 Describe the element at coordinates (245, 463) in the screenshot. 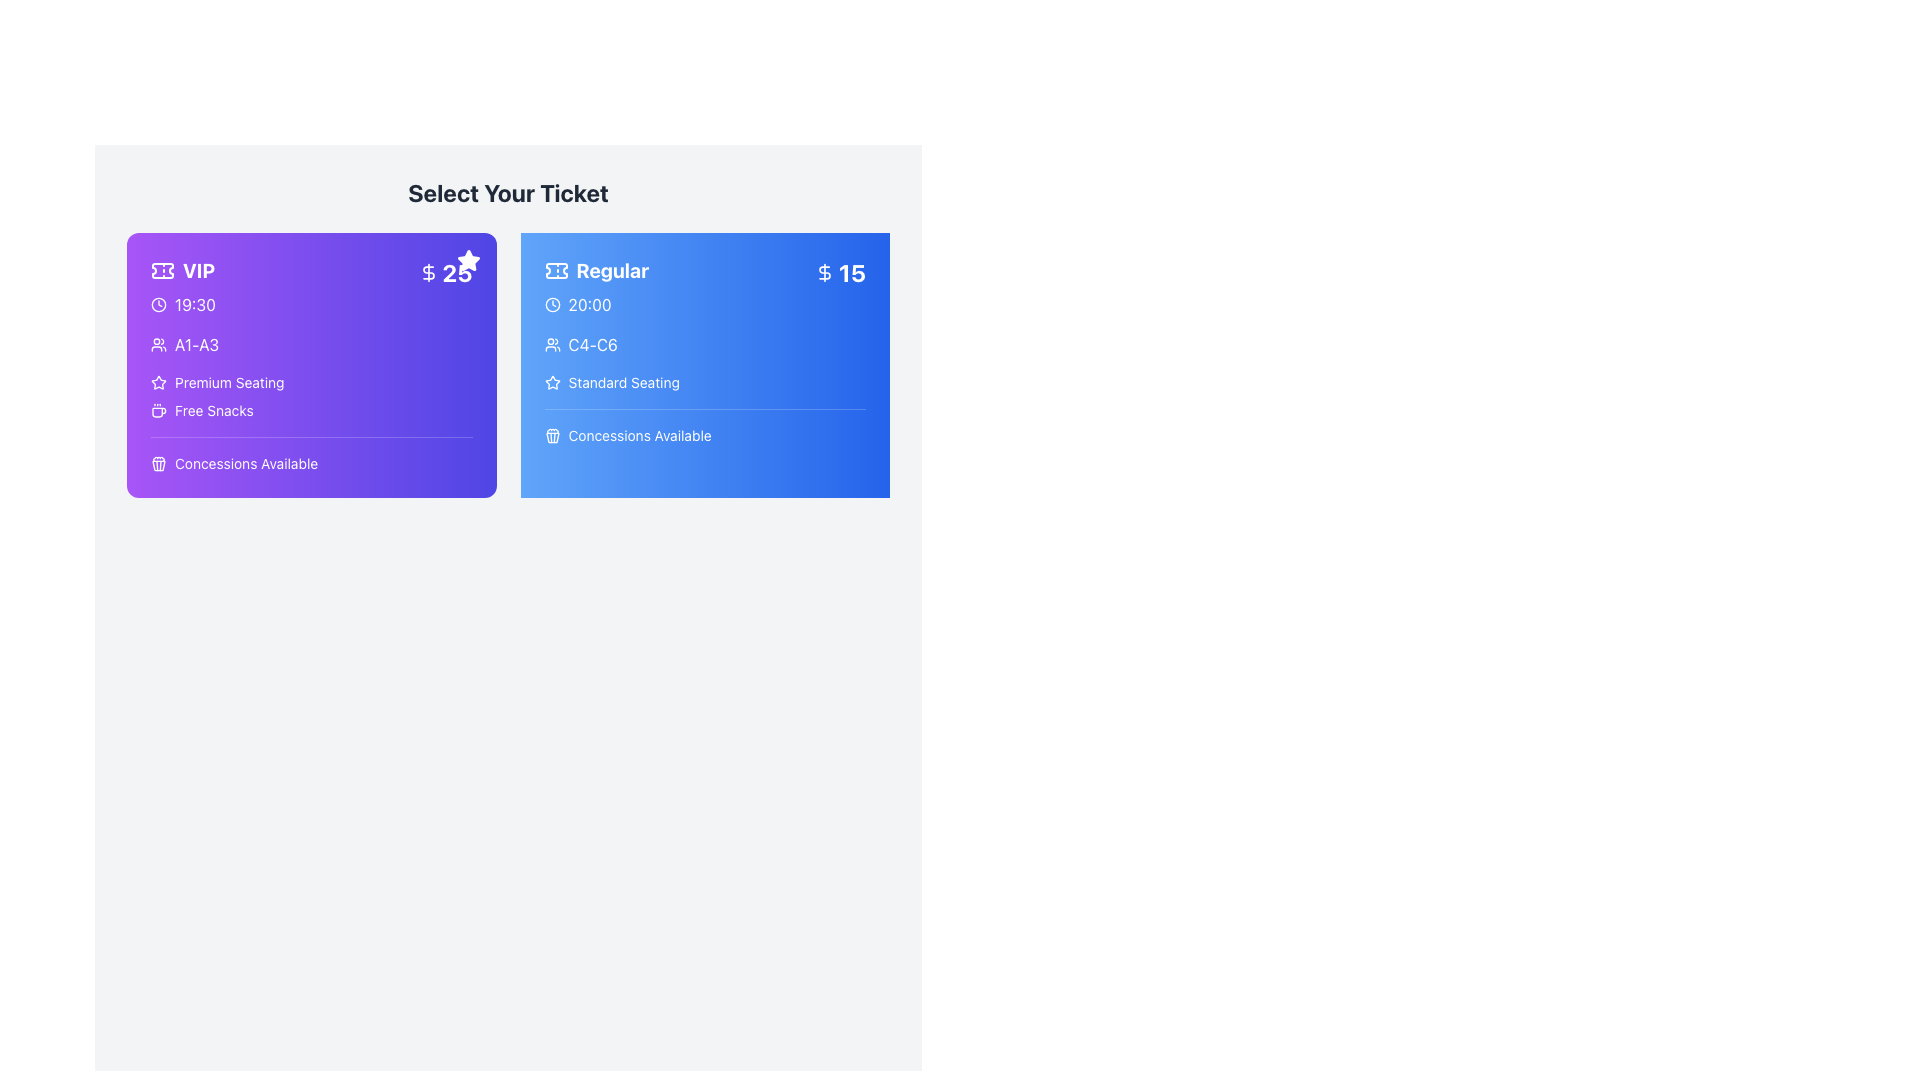

I see `the text label displaying 'Concessions Available' located in the bottom-left section of the purple card labeled 'VIP'` at that location.